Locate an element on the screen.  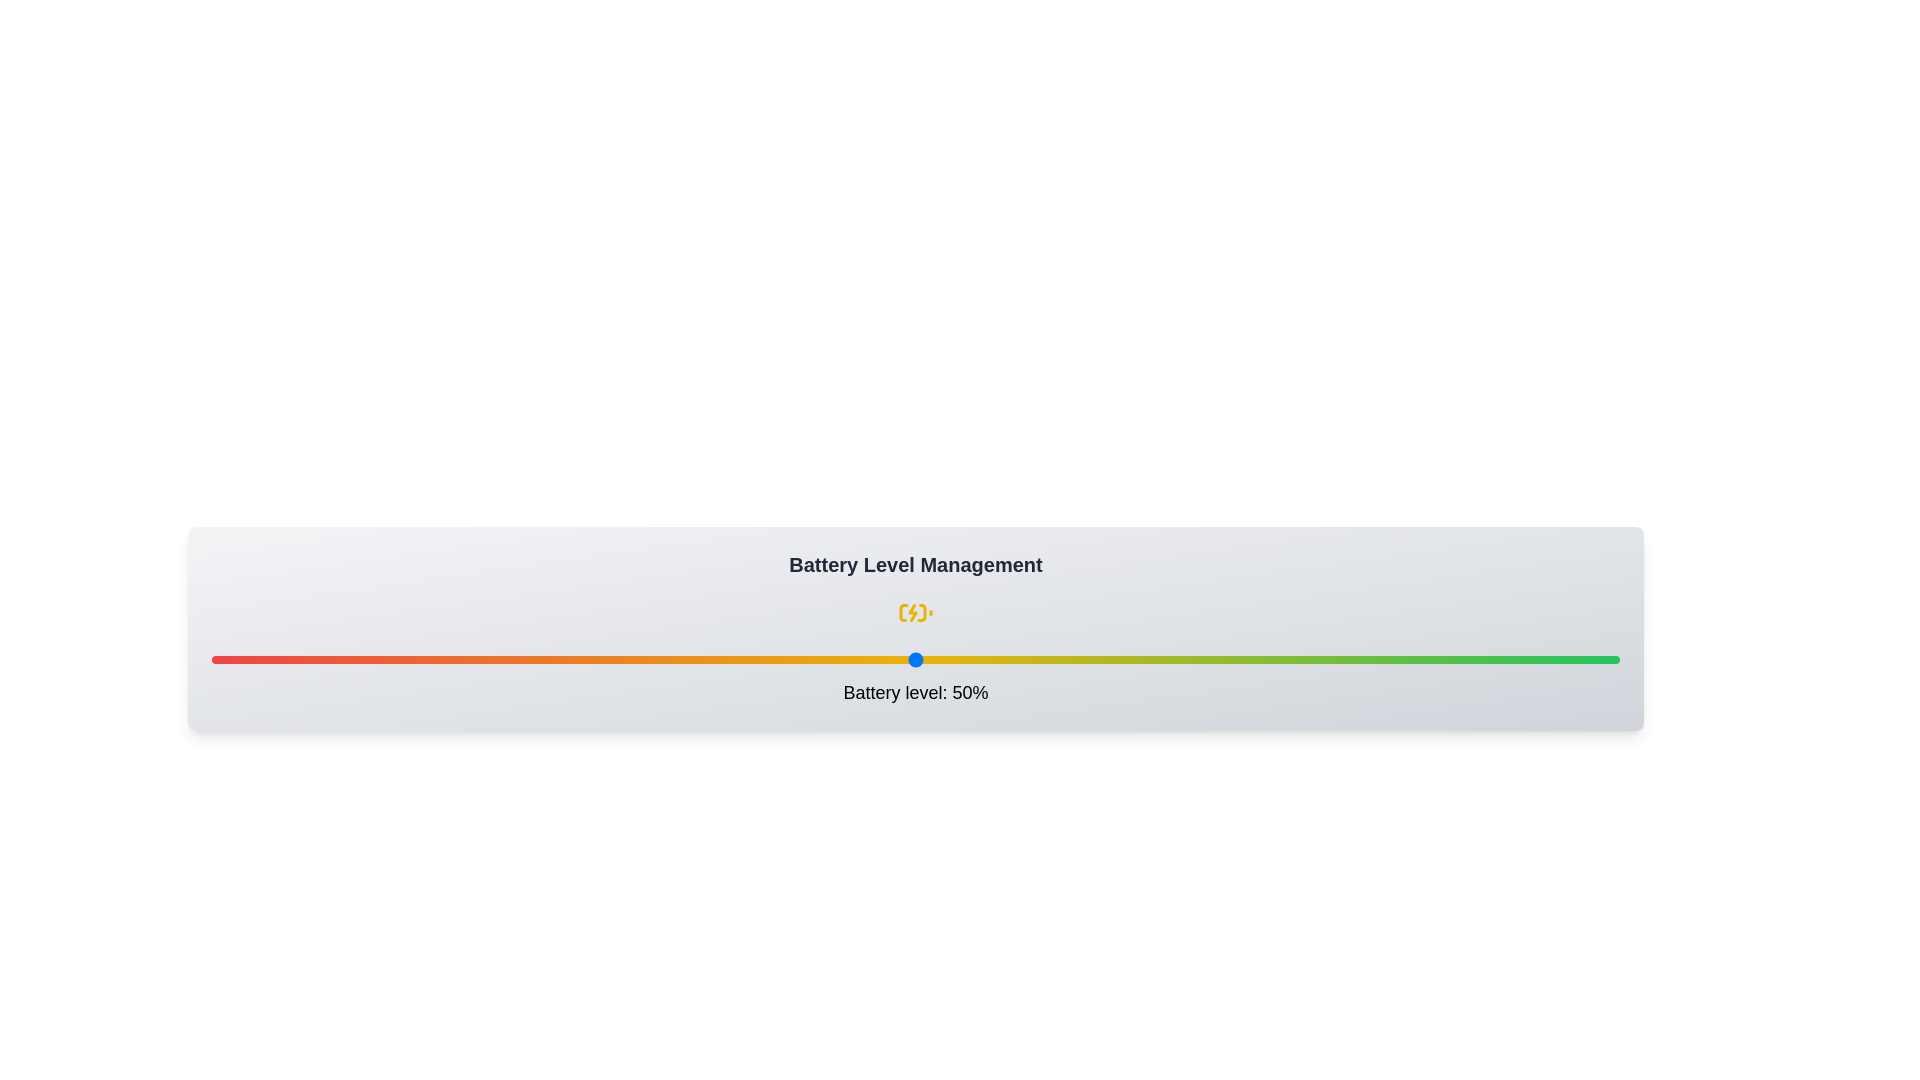
the header text 'Battery Level Management' for copying is located at coordinates (915, 564).